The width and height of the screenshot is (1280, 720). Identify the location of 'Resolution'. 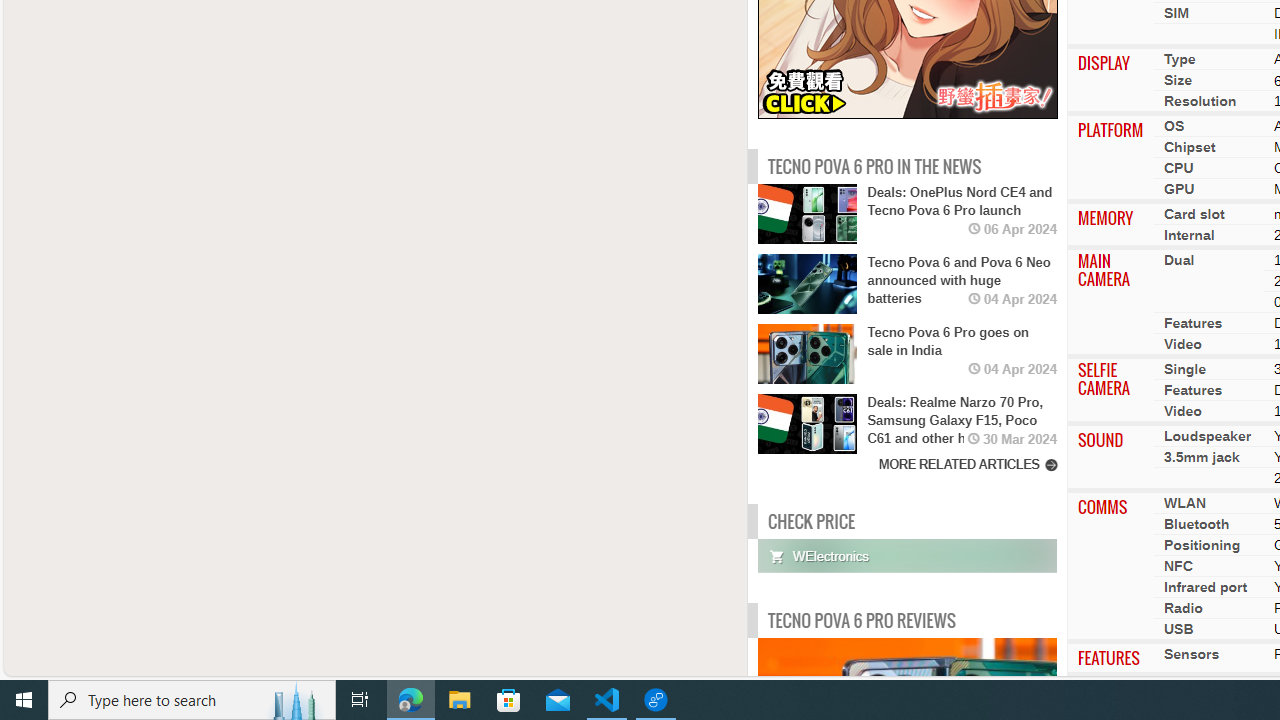
(1200, 101).